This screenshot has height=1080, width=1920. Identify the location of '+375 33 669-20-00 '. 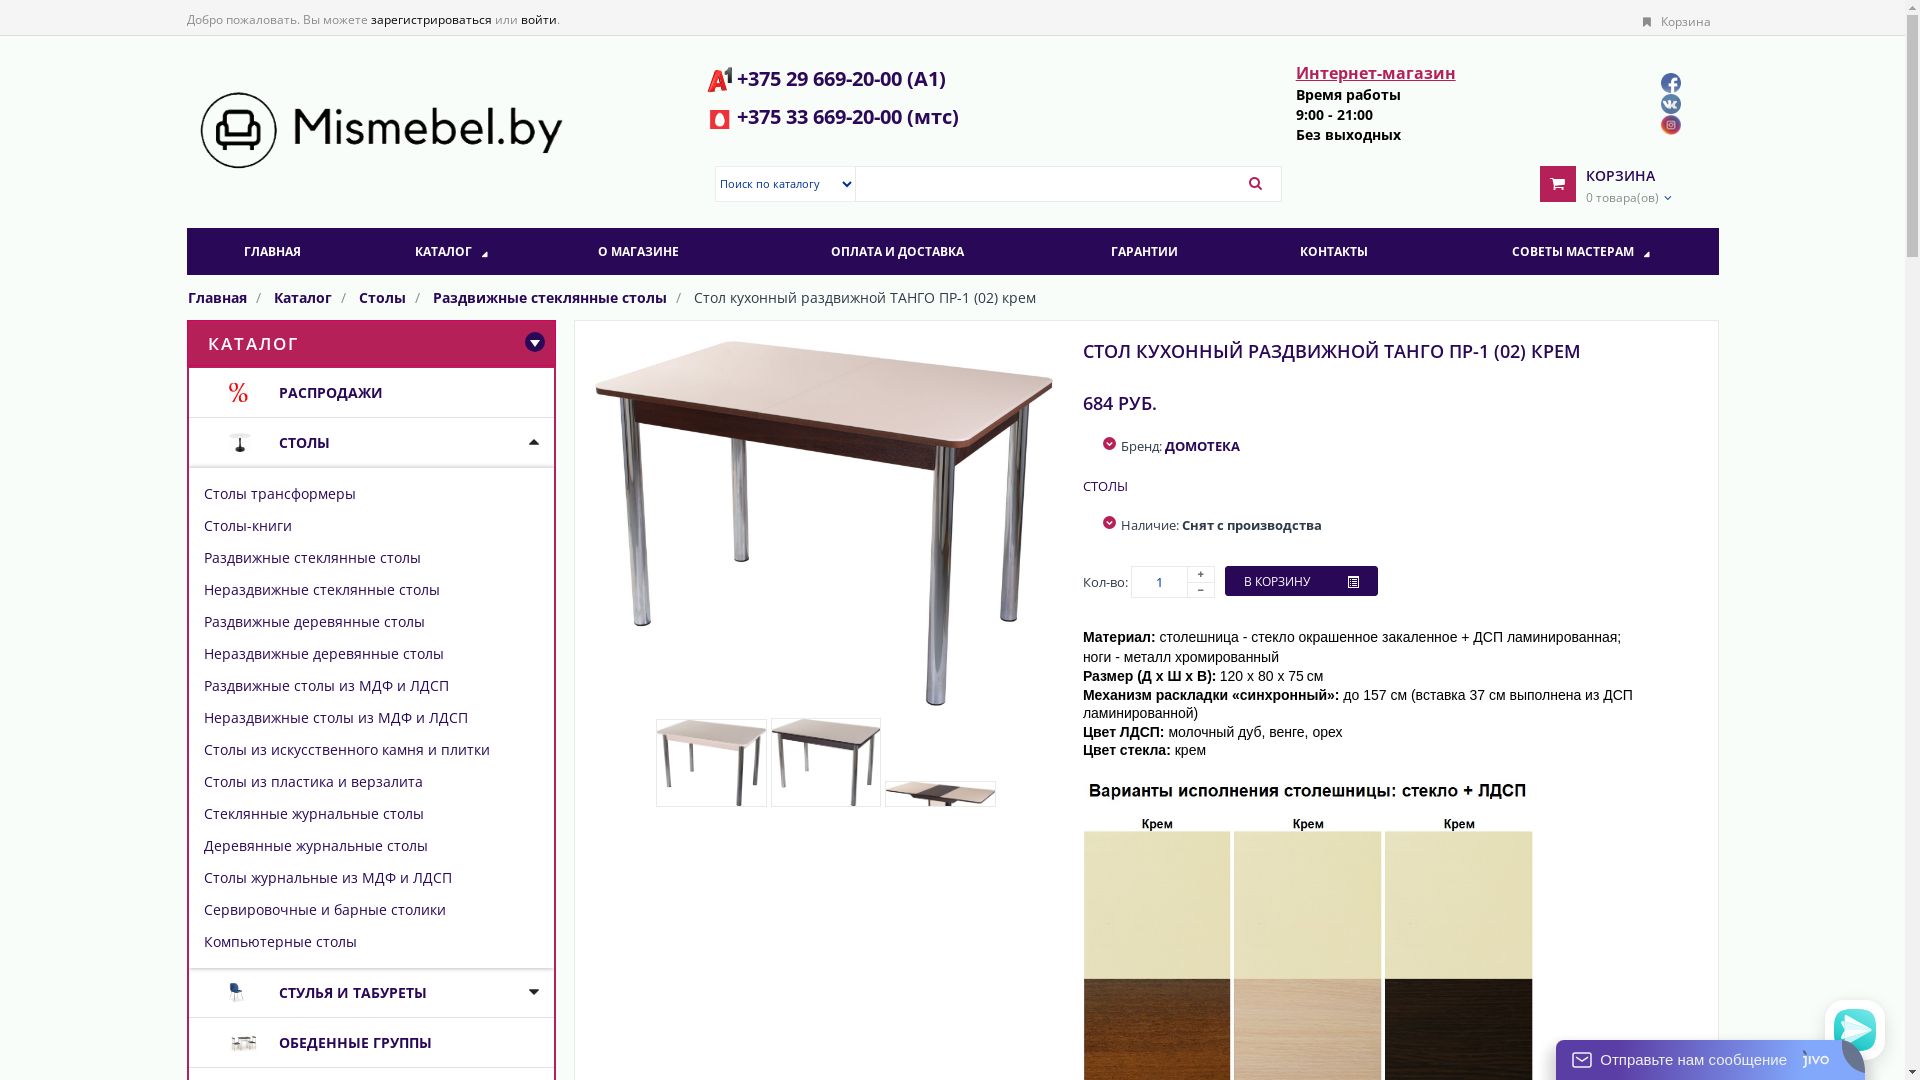
(736, 116).